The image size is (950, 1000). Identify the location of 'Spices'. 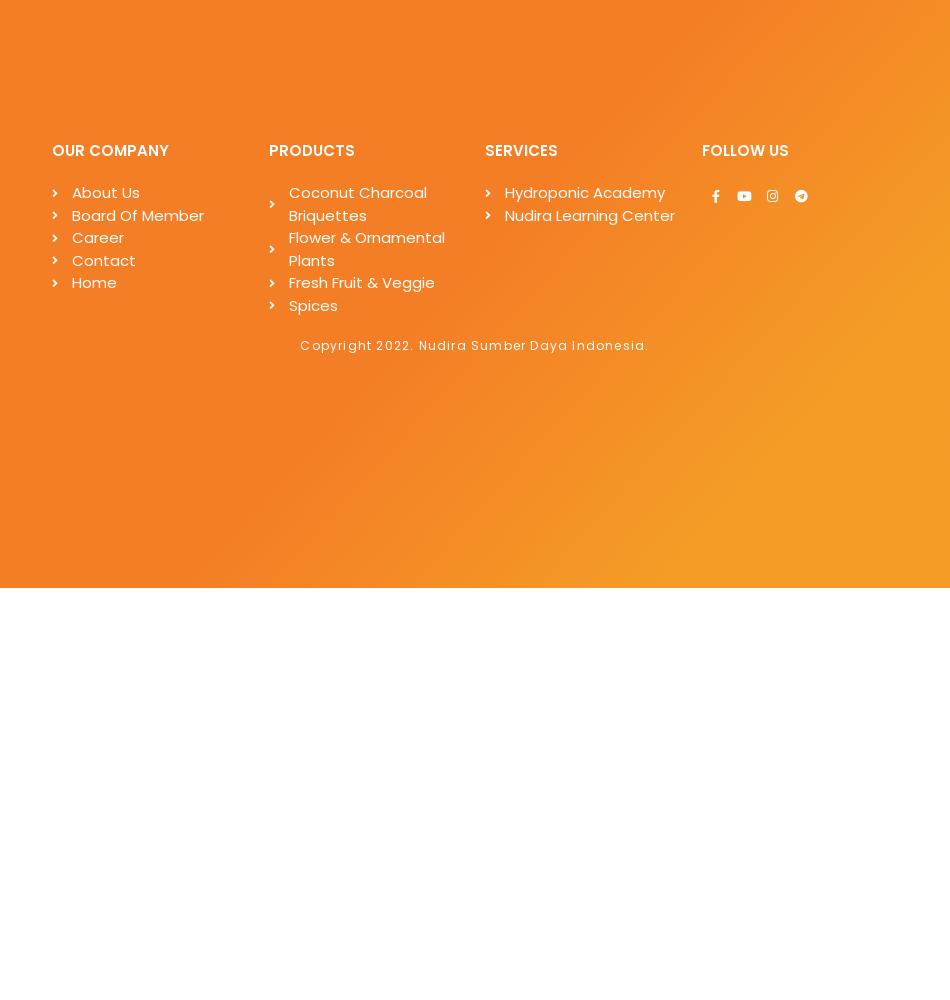
(311, 304).